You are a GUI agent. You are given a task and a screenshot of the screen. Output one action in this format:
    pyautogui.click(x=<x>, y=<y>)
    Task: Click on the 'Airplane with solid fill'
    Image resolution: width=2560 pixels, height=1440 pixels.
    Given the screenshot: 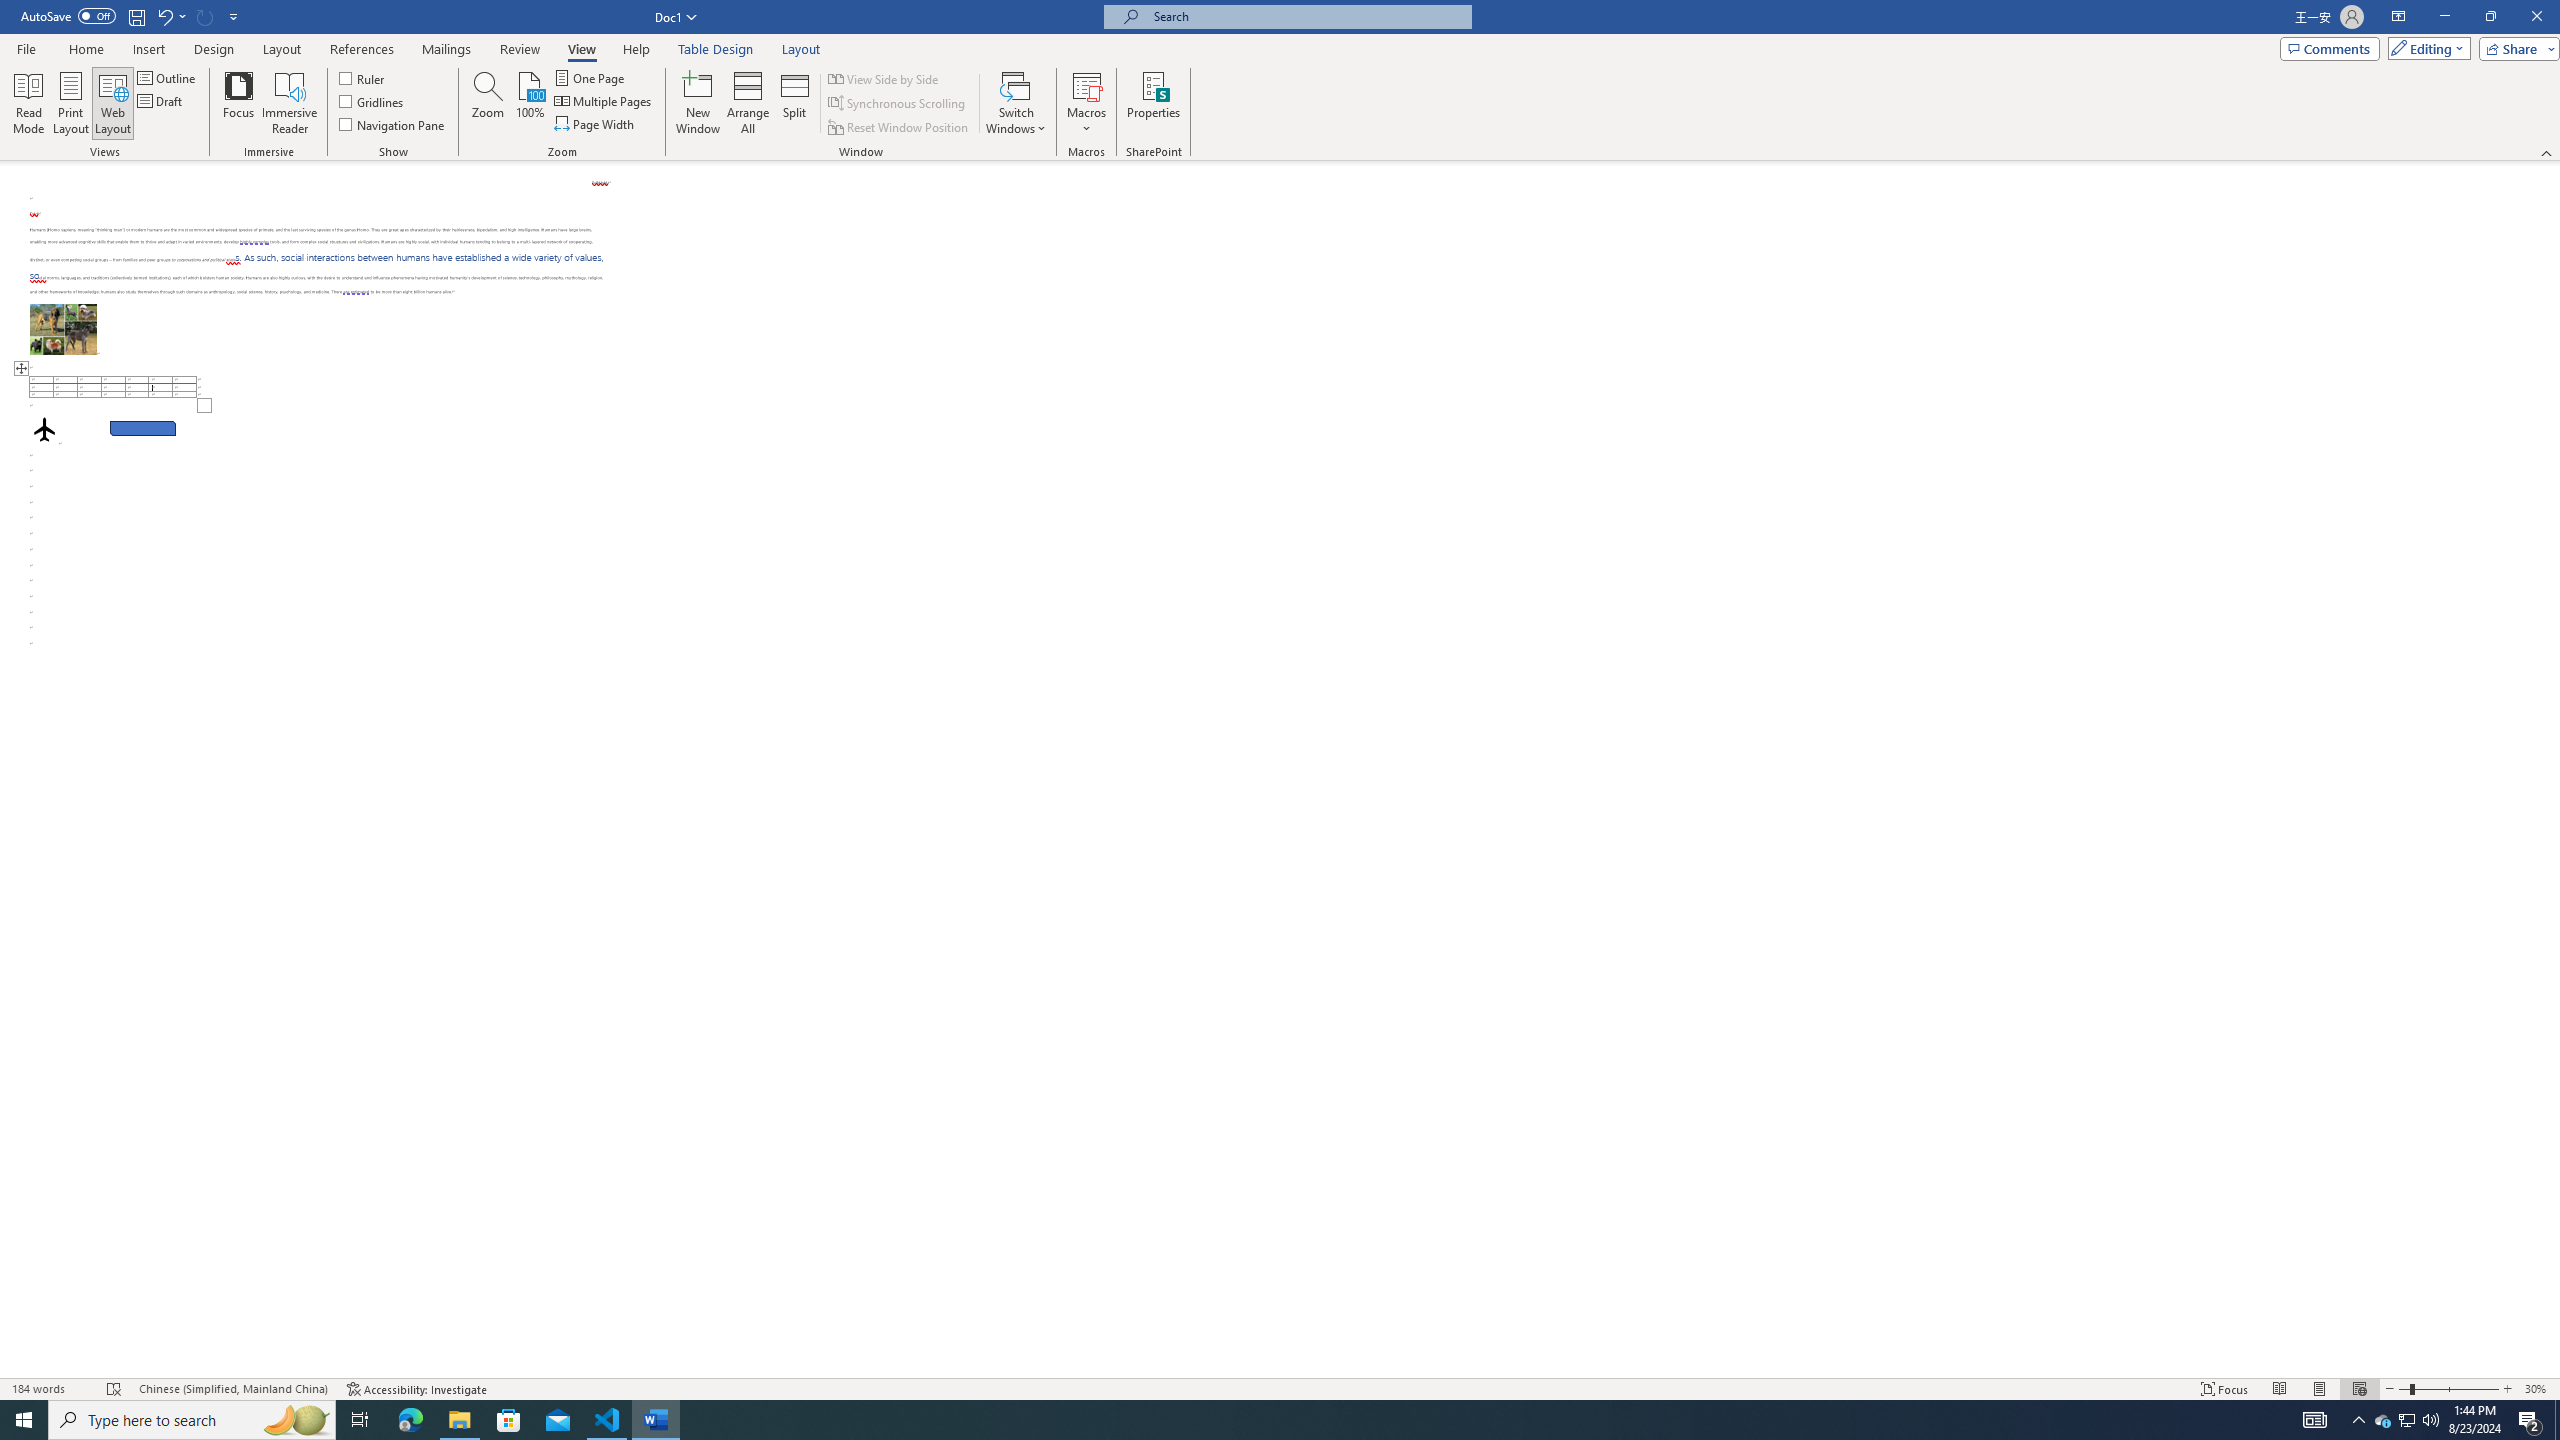 What is the action you would take?
    pyautogui.click(x=44, y=428)
    